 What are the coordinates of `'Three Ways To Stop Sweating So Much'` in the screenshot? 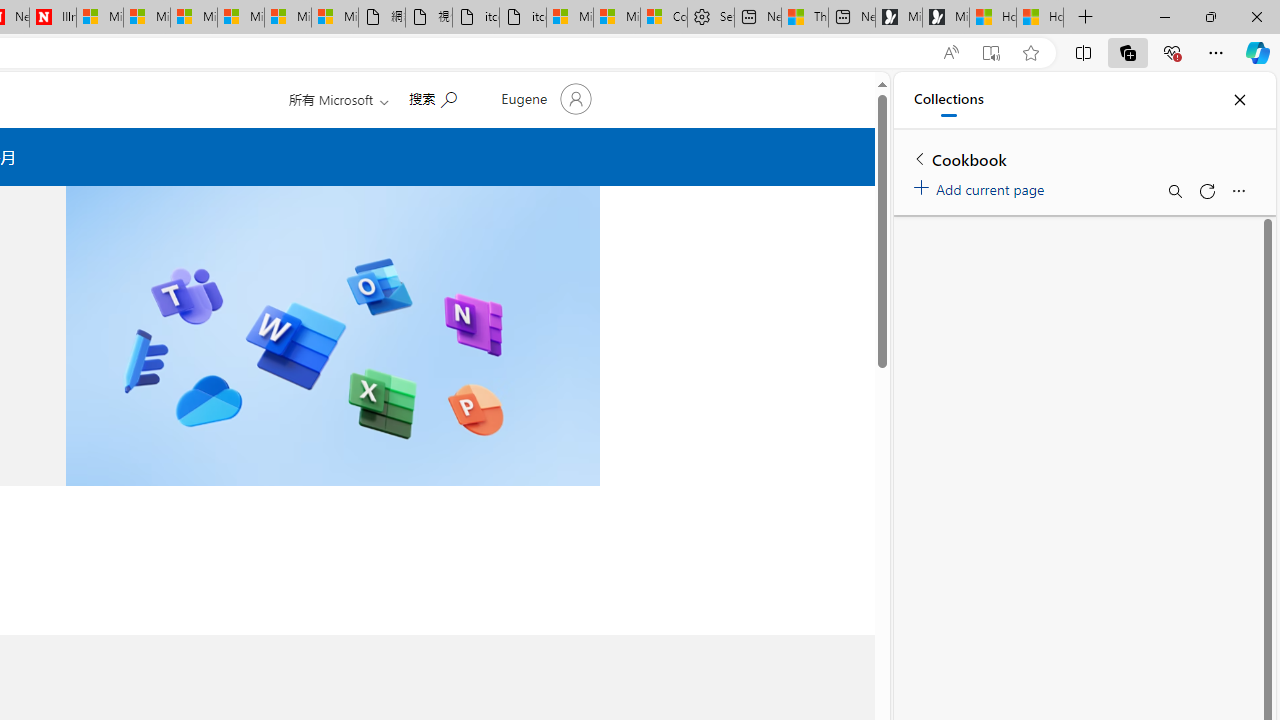 It's located at (805, 17).